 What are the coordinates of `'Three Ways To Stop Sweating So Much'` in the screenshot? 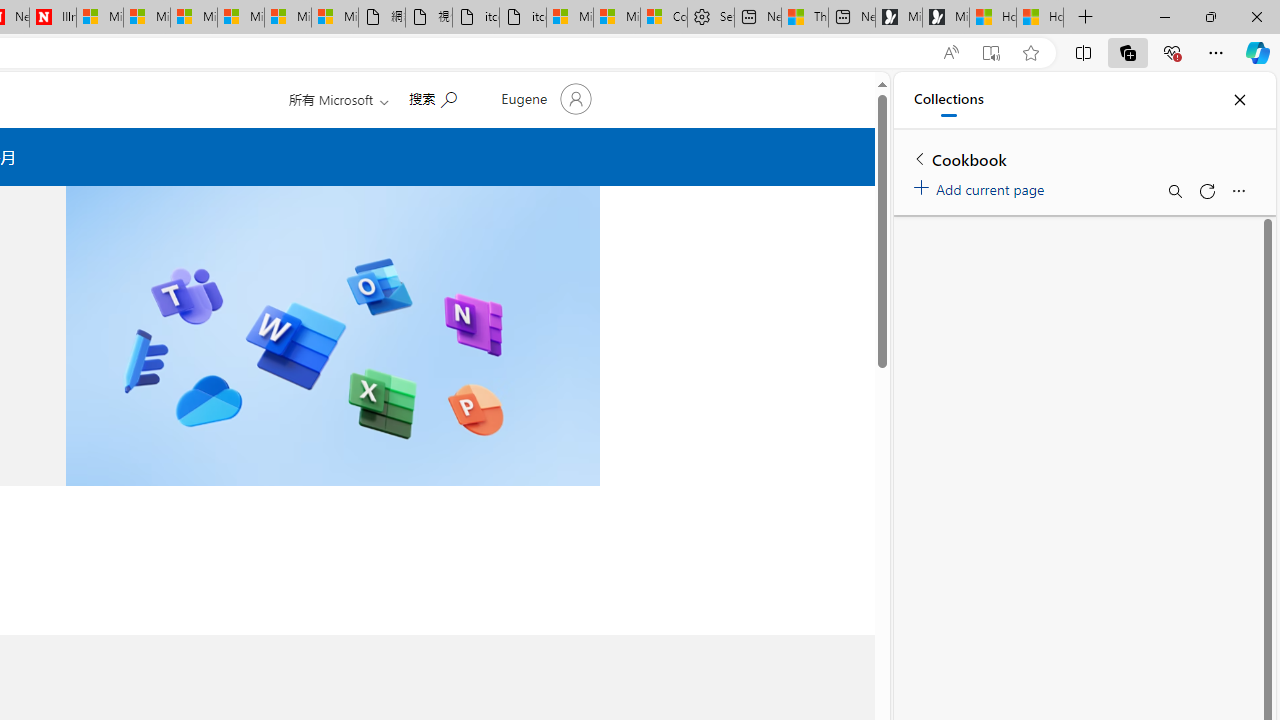 It's located at (805, 17).